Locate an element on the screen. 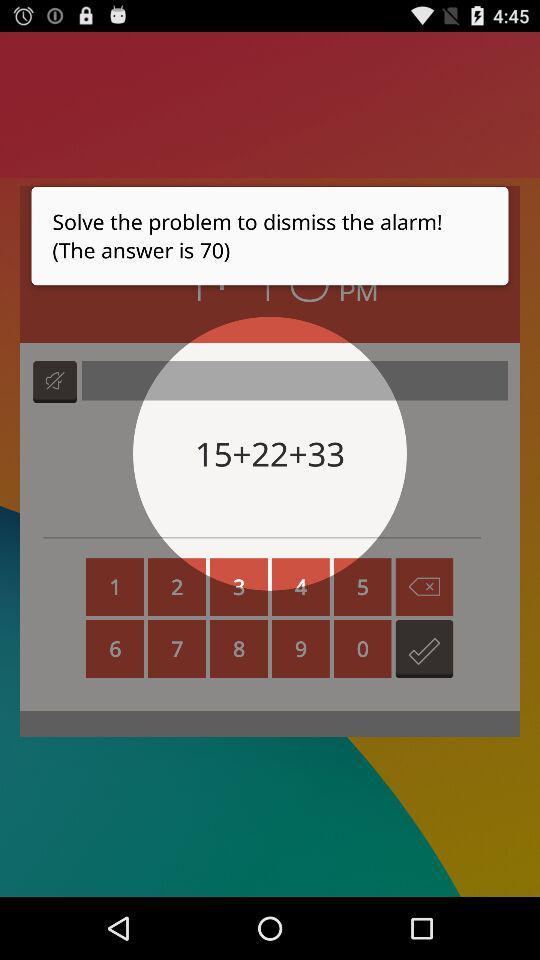 The height and width of the screenshot is (960, 540). the volume icon is located at coordinates (55, 407).